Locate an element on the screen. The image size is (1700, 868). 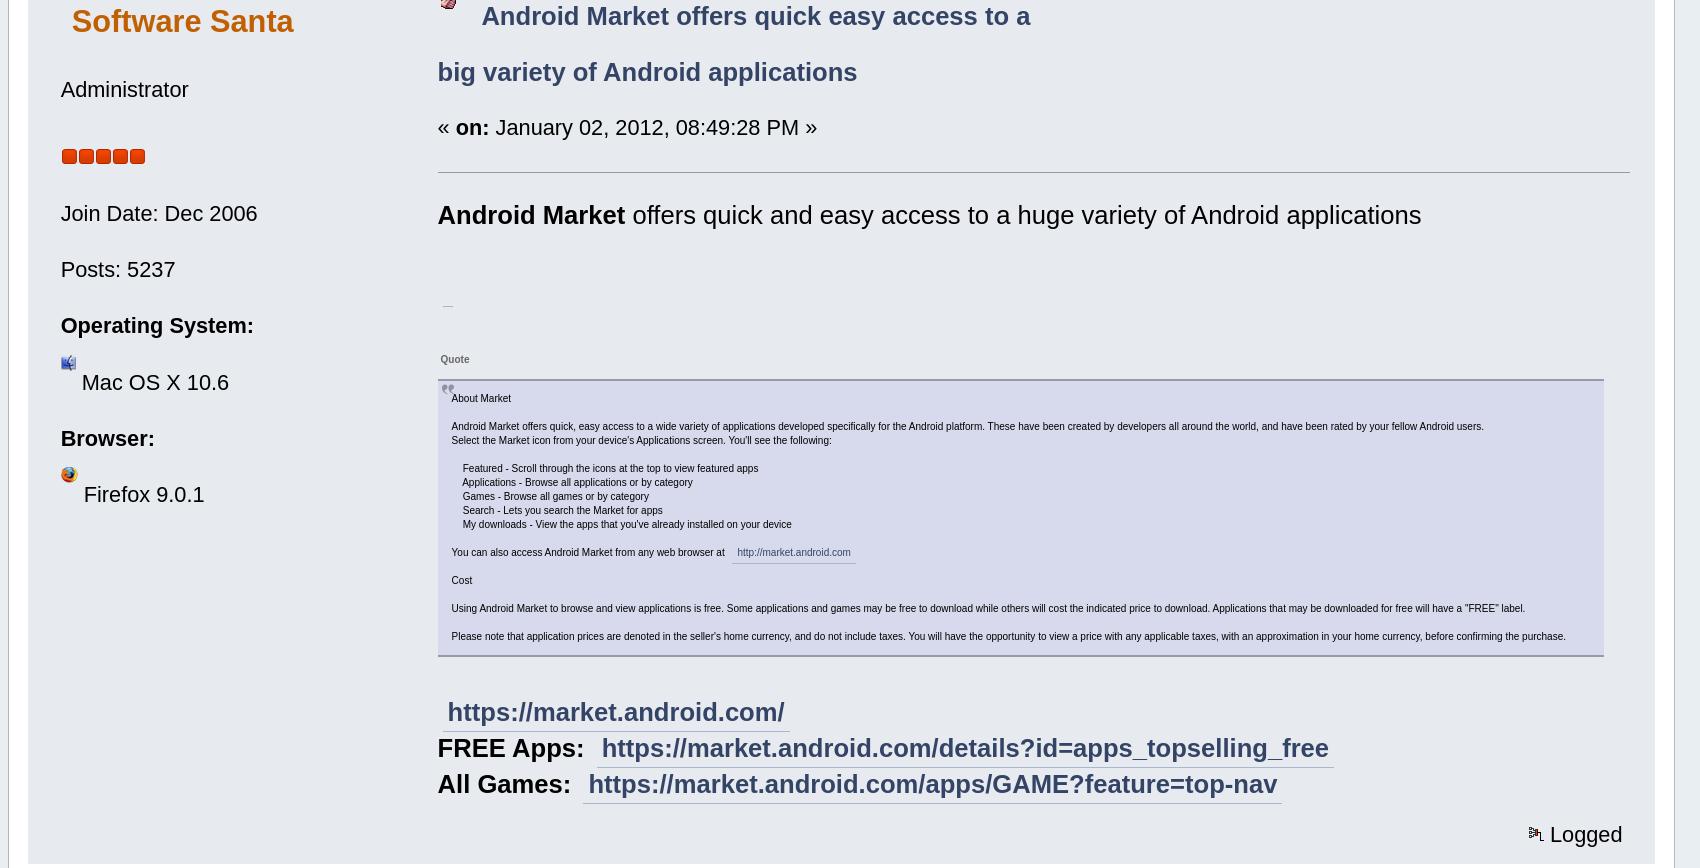
'Join Date: Dec 2006' is located at coordinates (157, 212).